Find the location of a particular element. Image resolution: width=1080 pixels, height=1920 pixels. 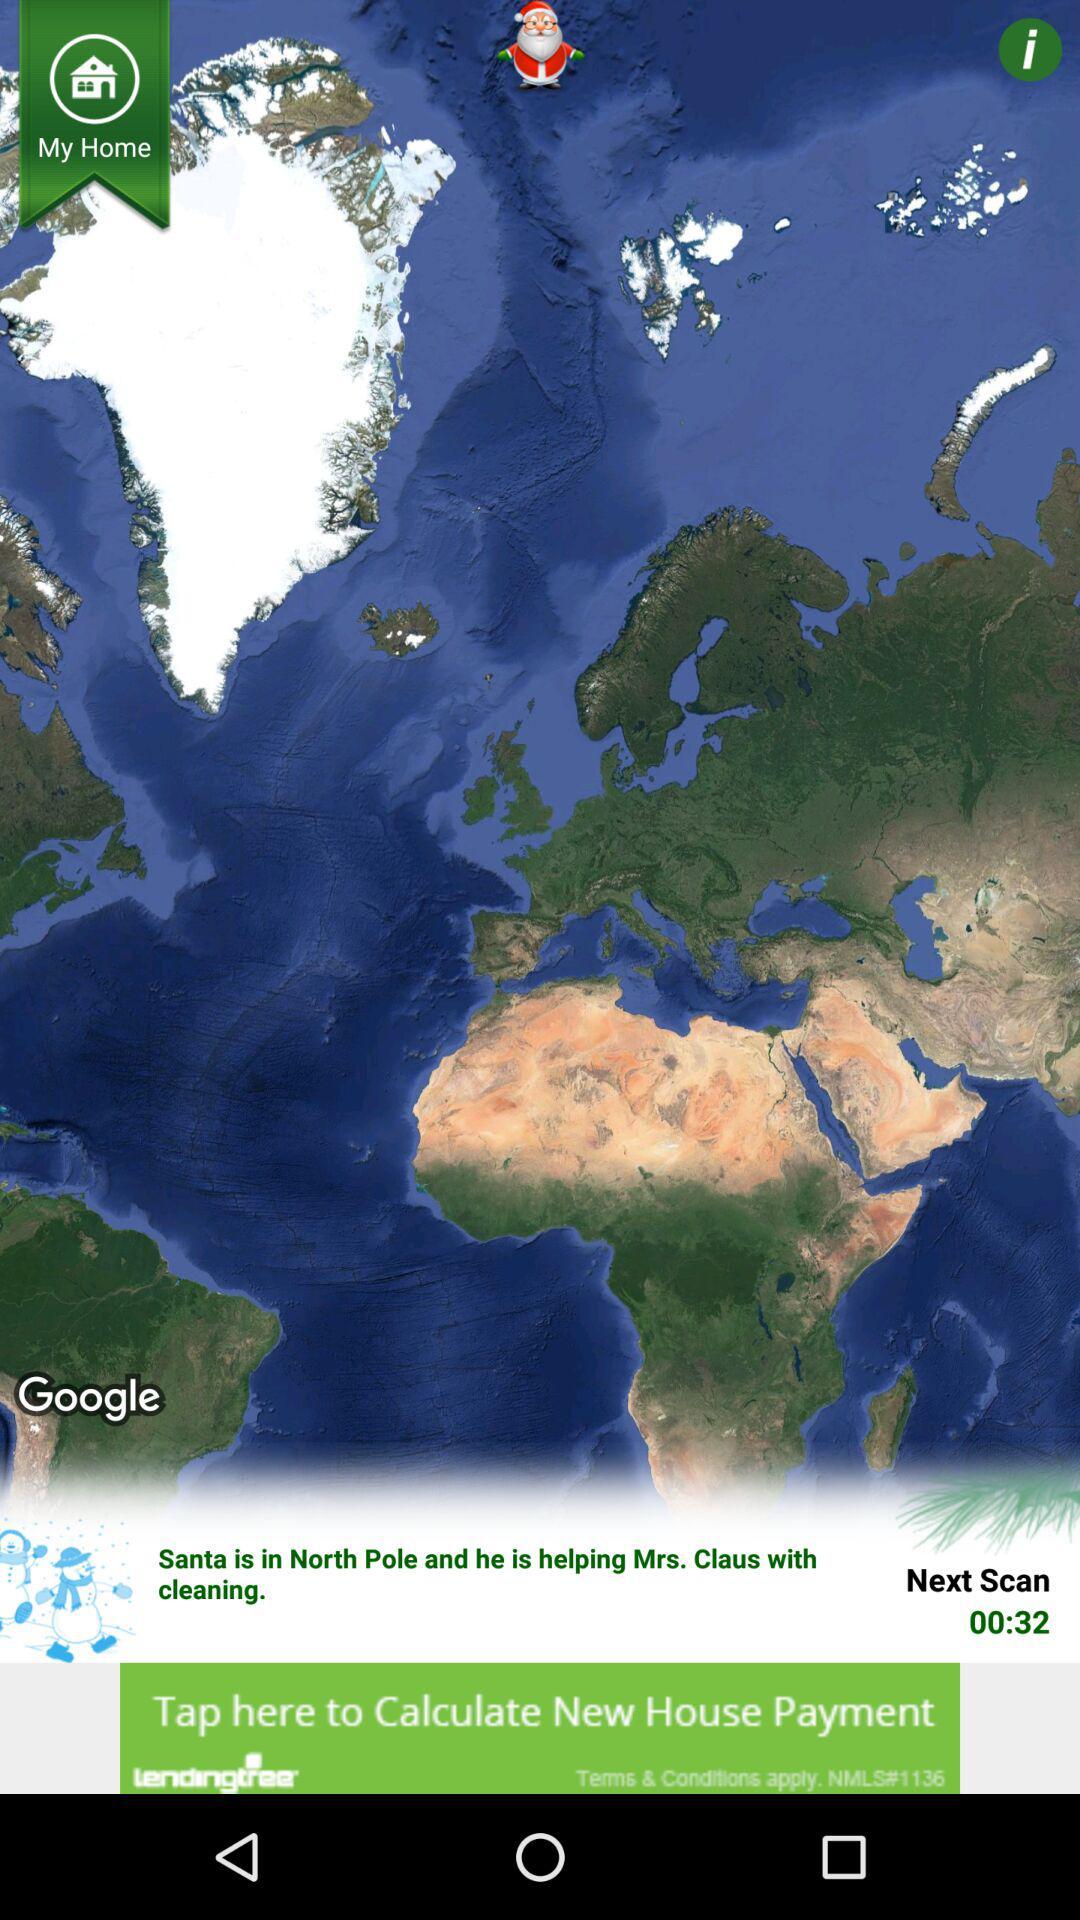

advertisements option is located at coordinates (540, 1727).